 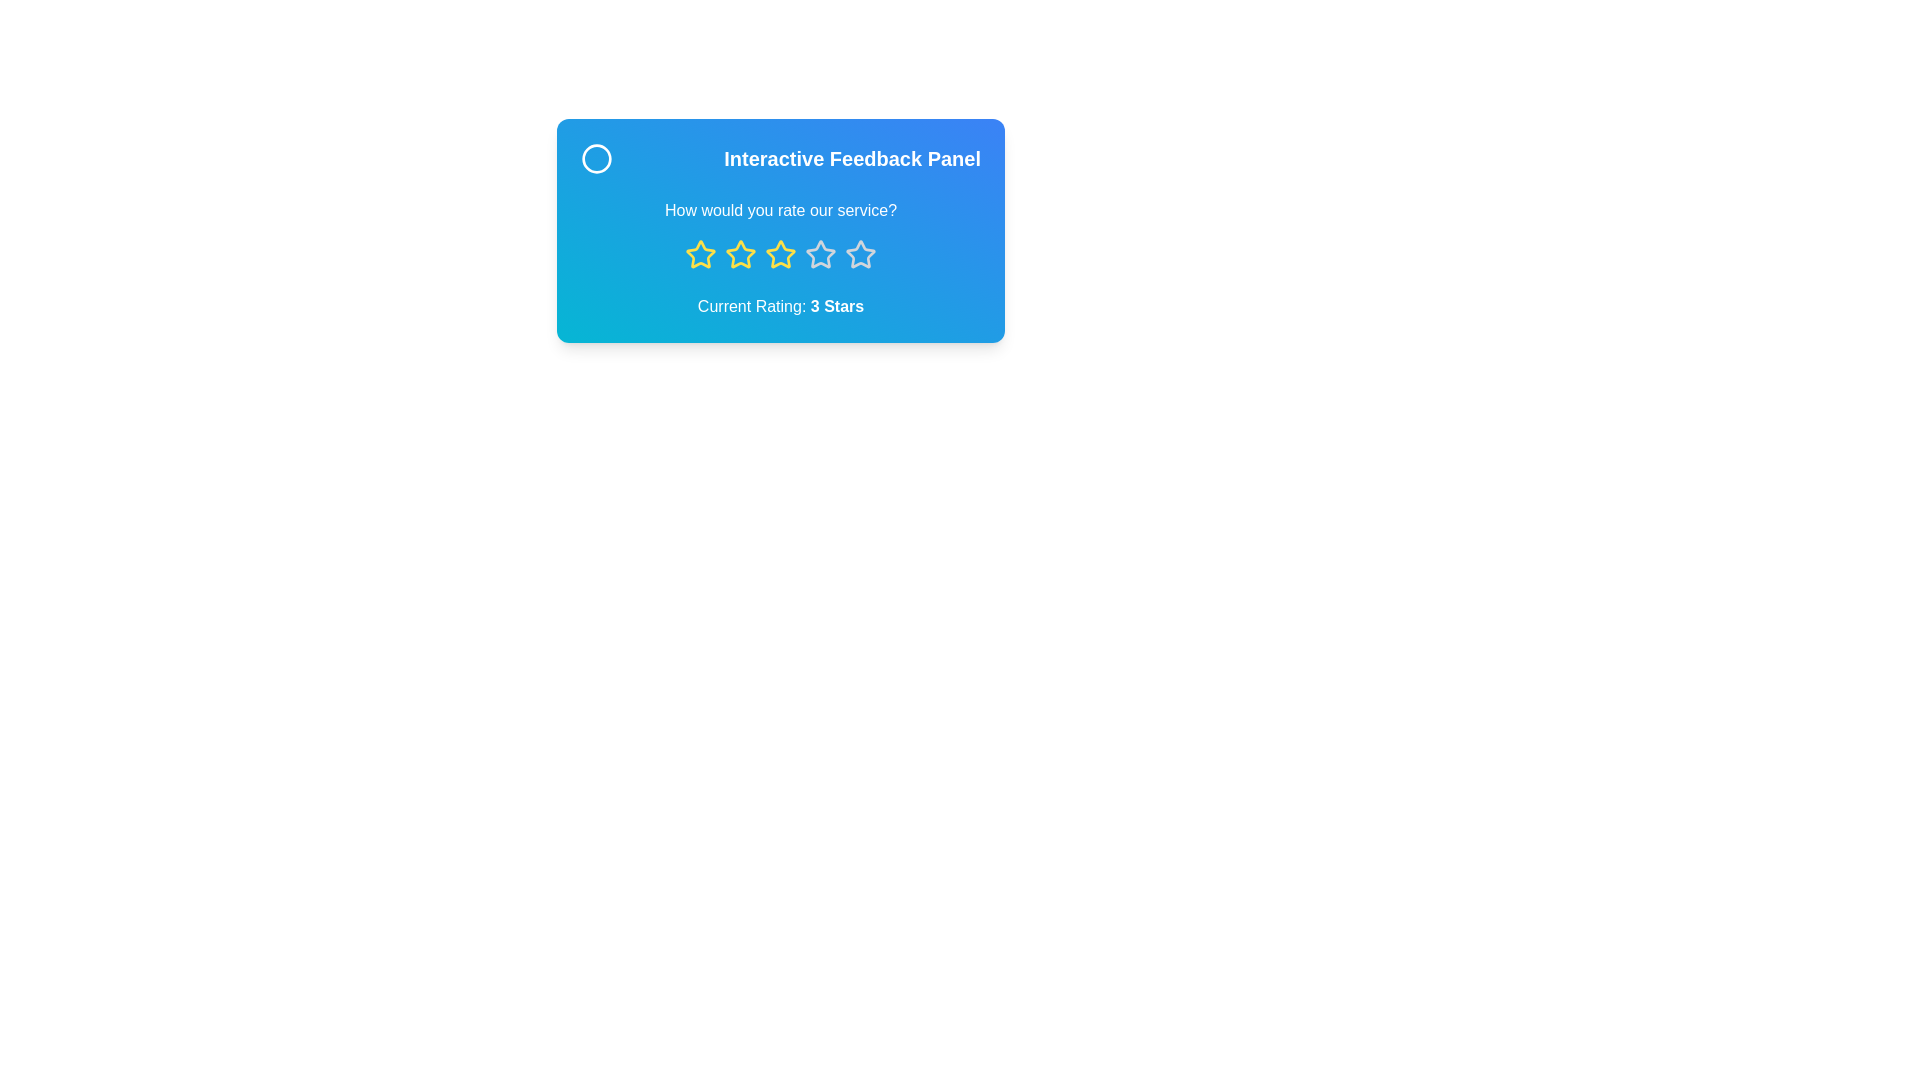 What do you see at coordinates (739, 253) in the screenshot?
I see `the third star icon in the rating system` at bounding box center [739, 253].